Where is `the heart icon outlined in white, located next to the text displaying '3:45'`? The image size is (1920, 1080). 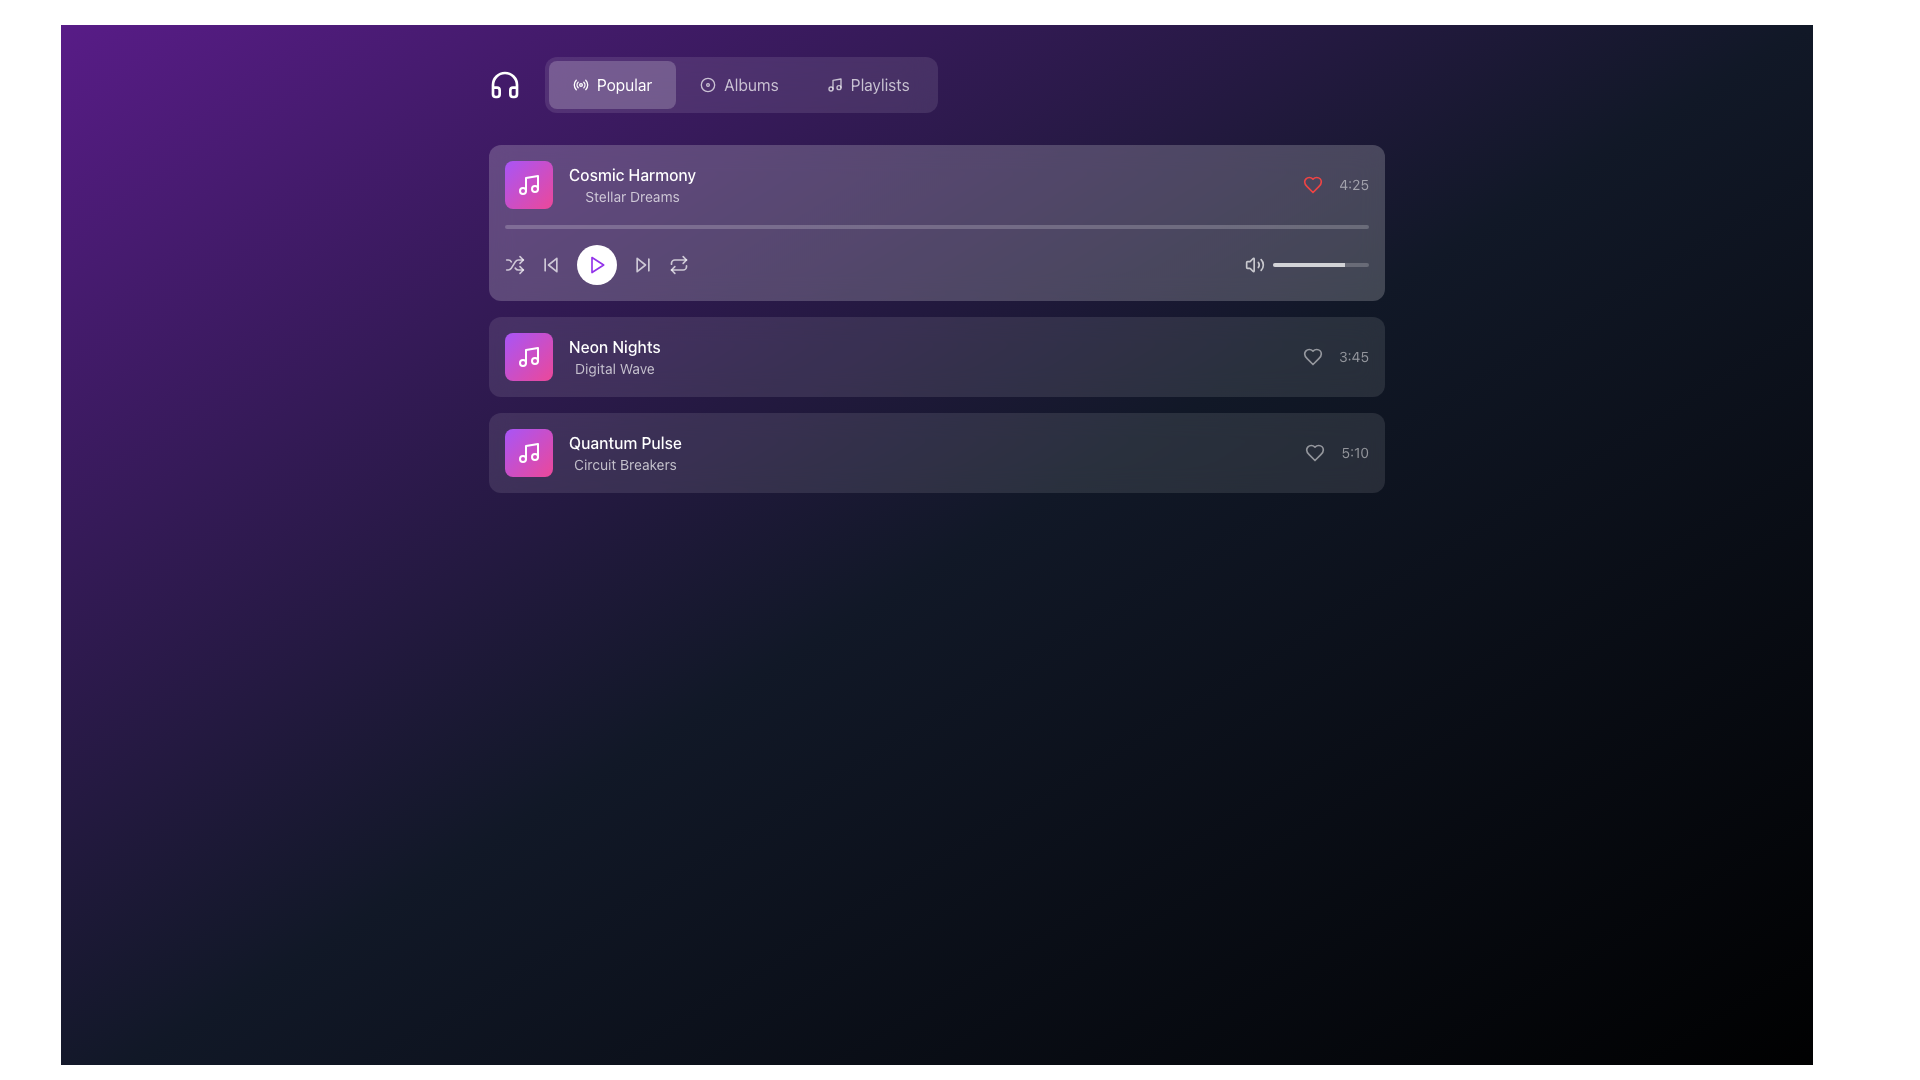 the heart icon outlined in white, located next to the text displaying '3:45' is located at coordinates (1313, 356).